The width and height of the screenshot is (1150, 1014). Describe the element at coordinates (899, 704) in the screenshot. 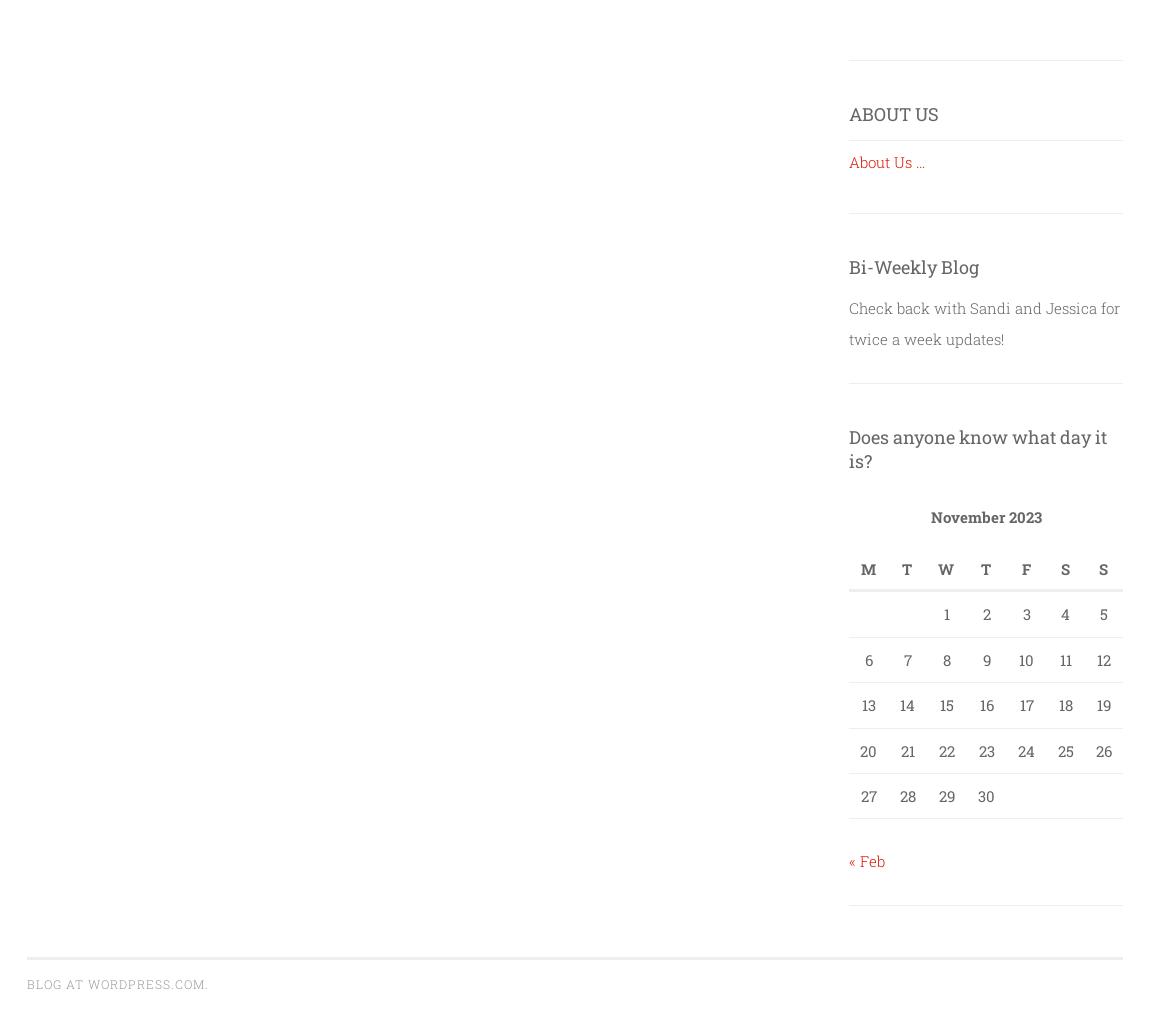

I see `'14'` at that location.